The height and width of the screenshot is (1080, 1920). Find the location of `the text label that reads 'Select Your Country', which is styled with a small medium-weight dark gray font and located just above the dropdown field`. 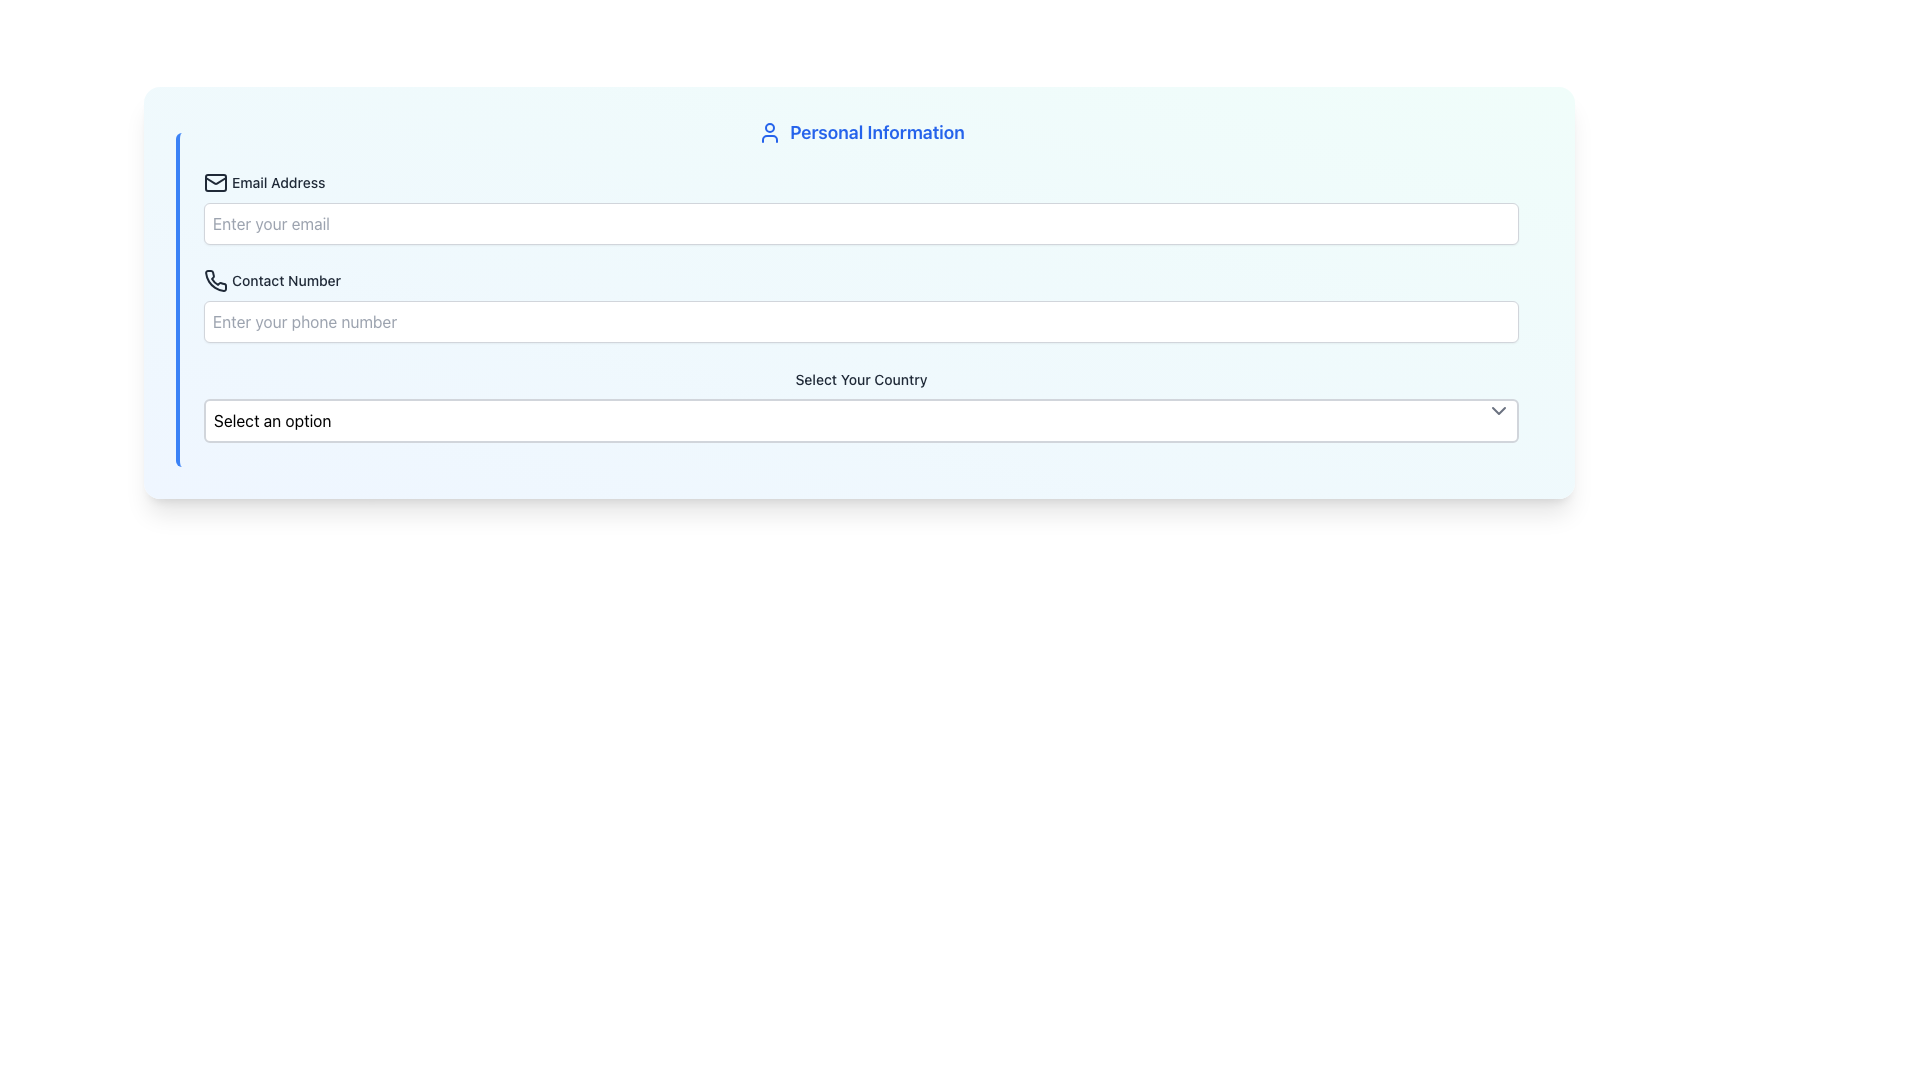

the text label that reads 'Select Your Country', which is styled with a small medium-weight dark gray font and located just above the dropdown field is located at coordinates (861, 379).